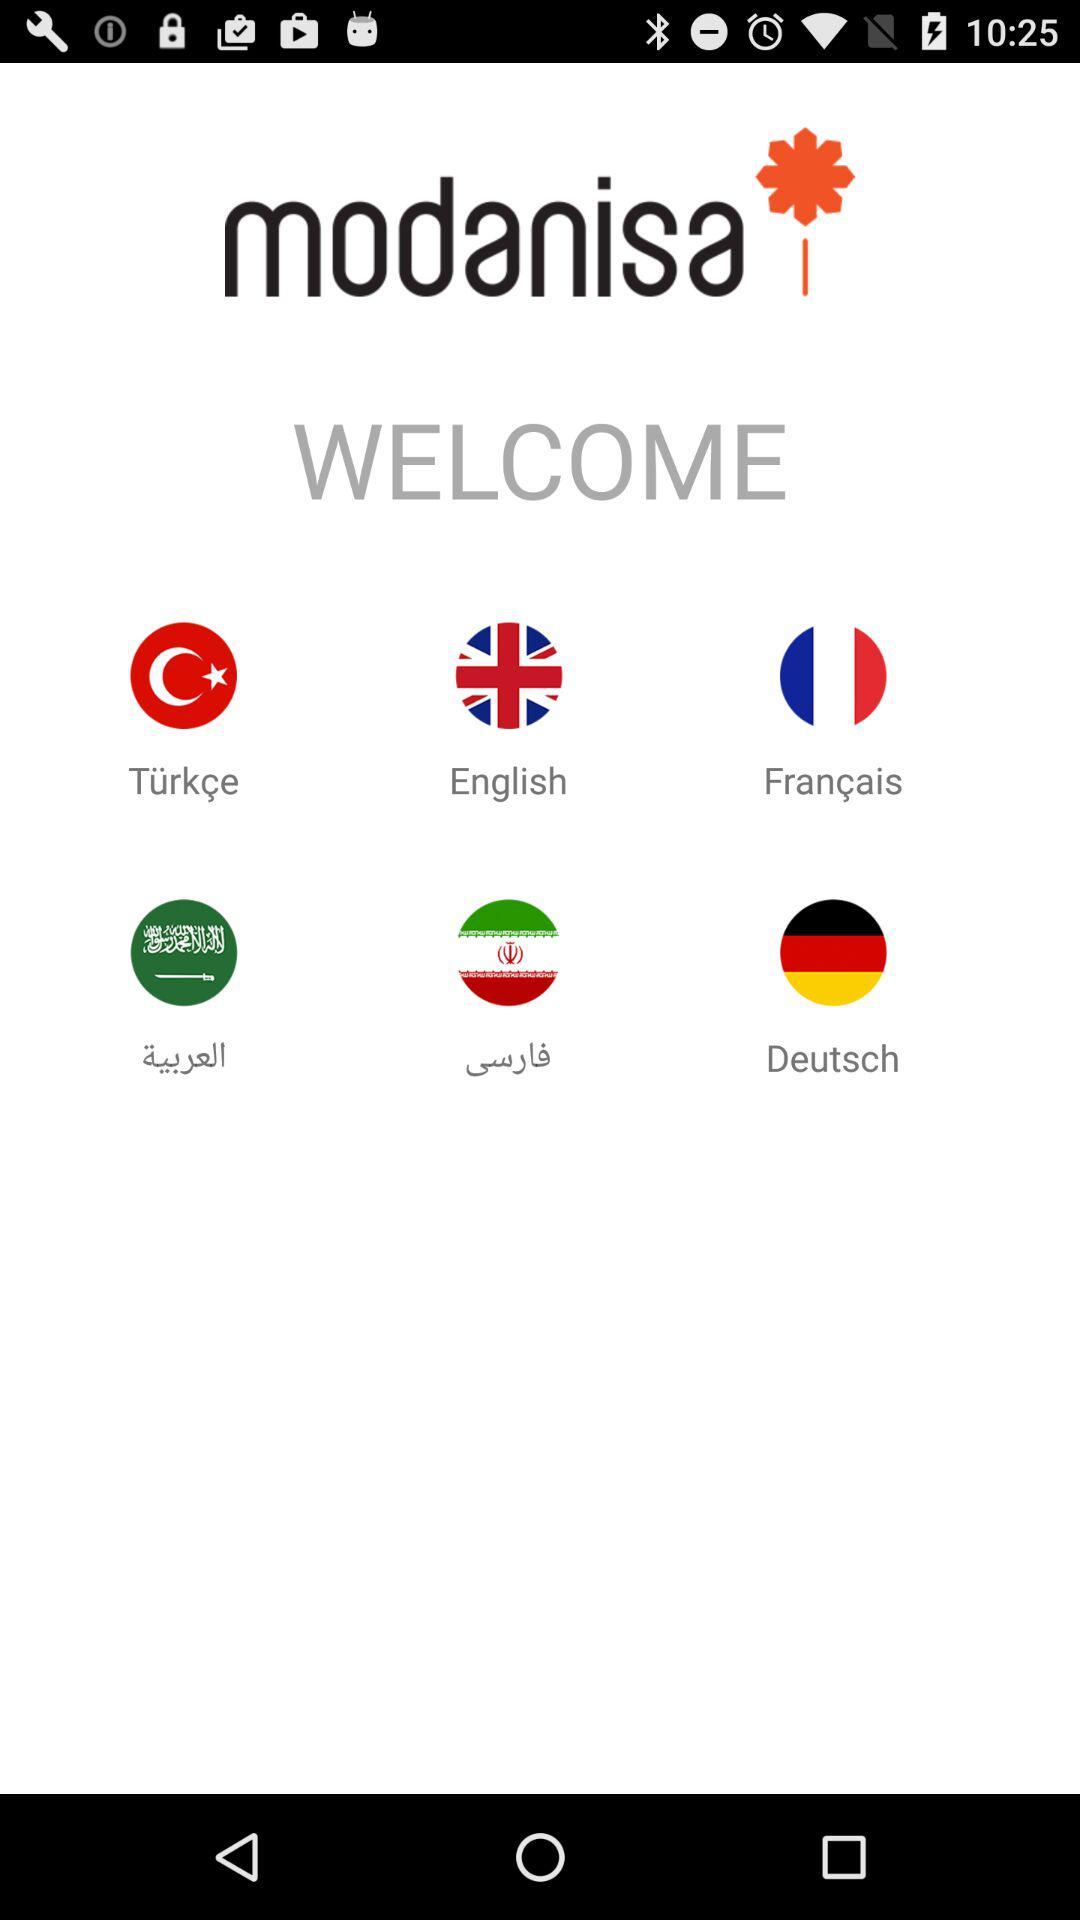 The height and width of the screenshot is (1920, 1080). I want to click on german as language, so click(833, 951).